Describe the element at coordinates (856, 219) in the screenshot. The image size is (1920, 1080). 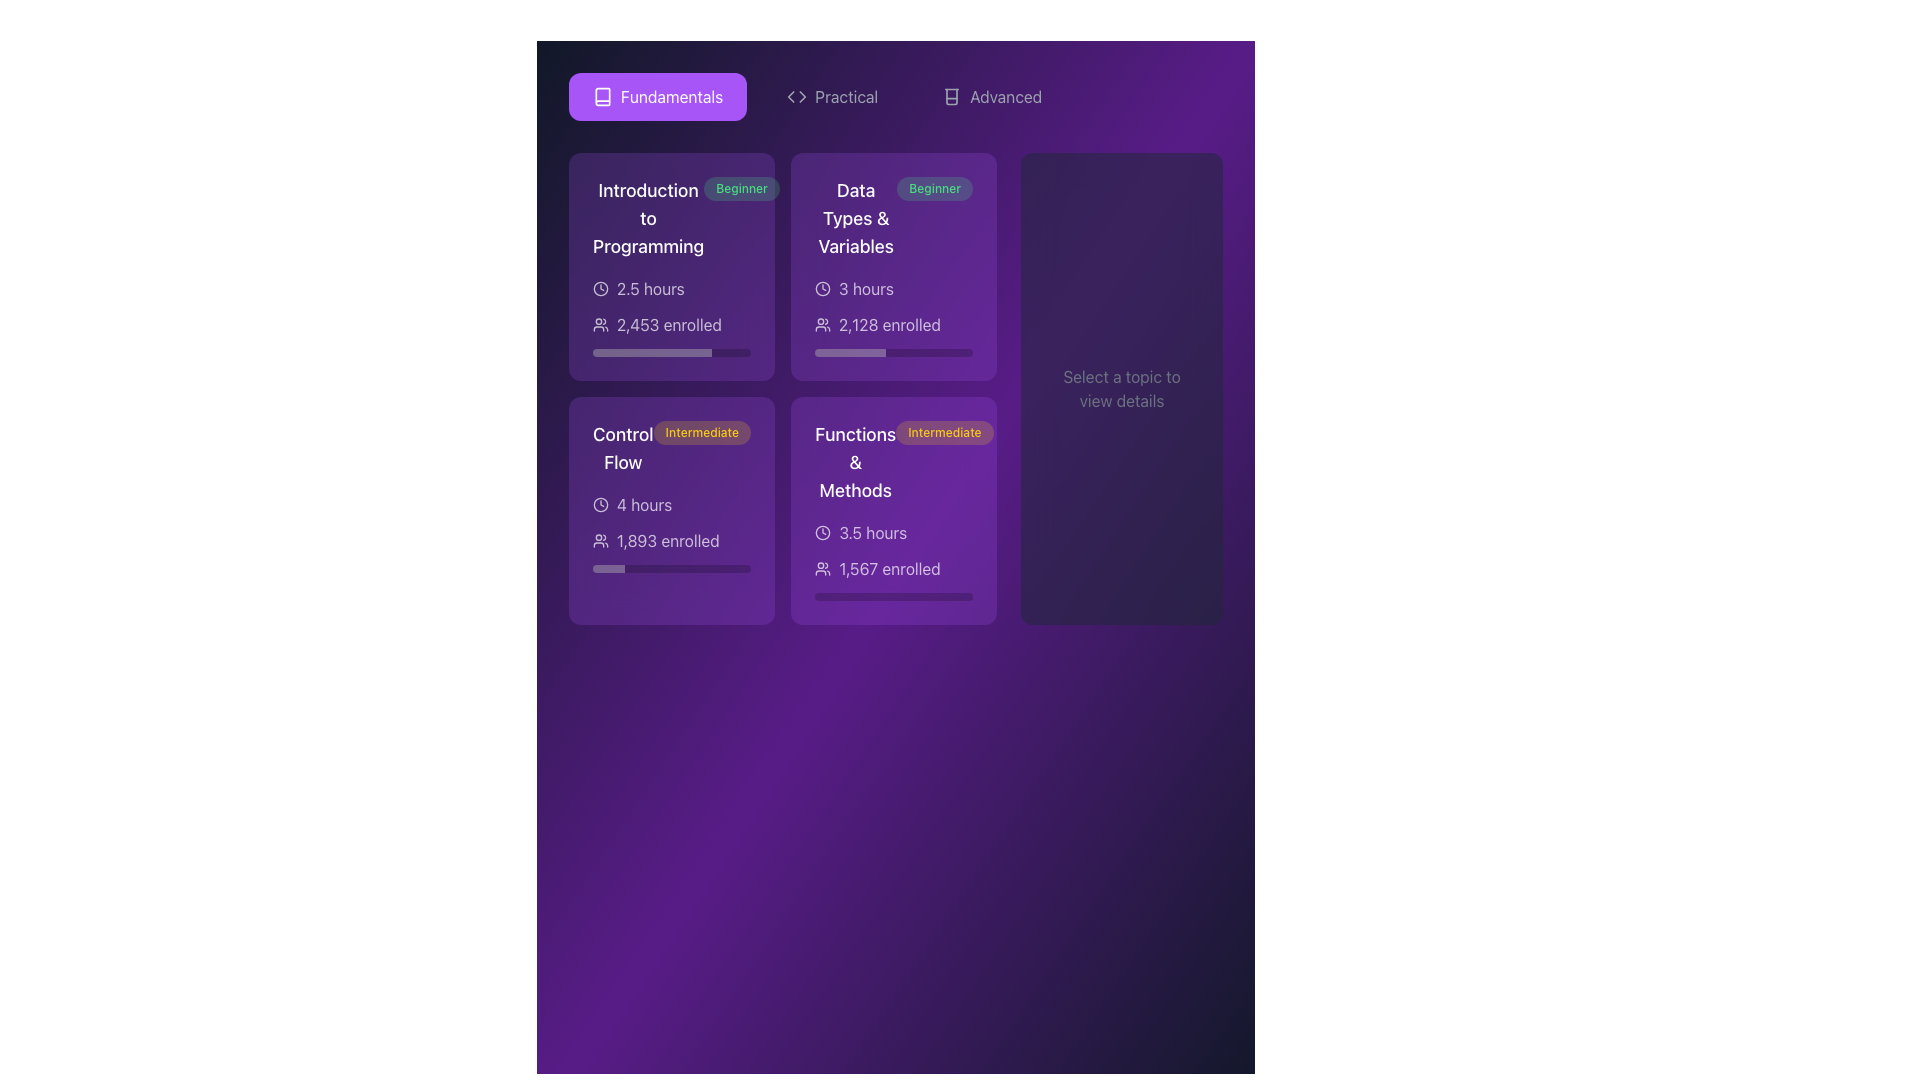
I see `the Text element titled 'Data Types & Variables' located in the second card of the top row in the grid structure` at that location.